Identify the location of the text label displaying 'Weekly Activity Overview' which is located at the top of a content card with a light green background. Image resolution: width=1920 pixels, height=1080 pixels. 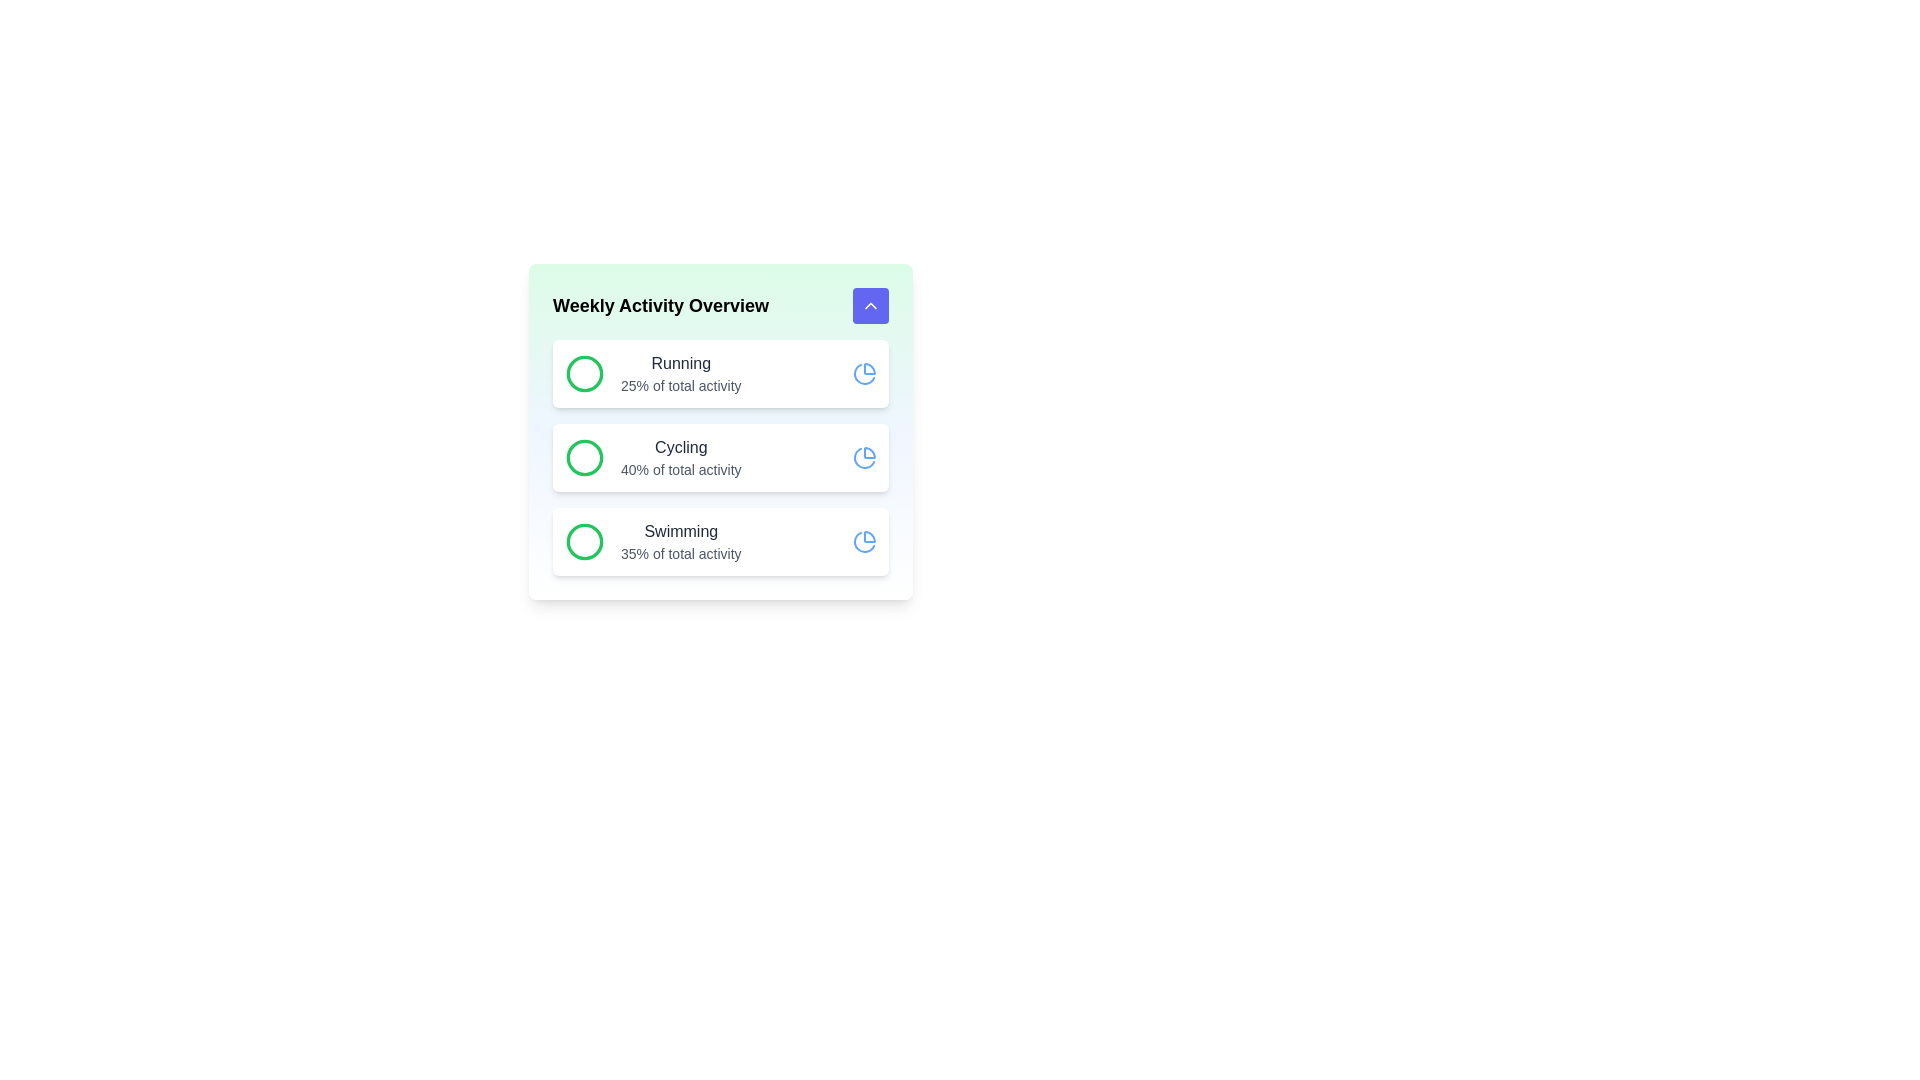
(661, 305).